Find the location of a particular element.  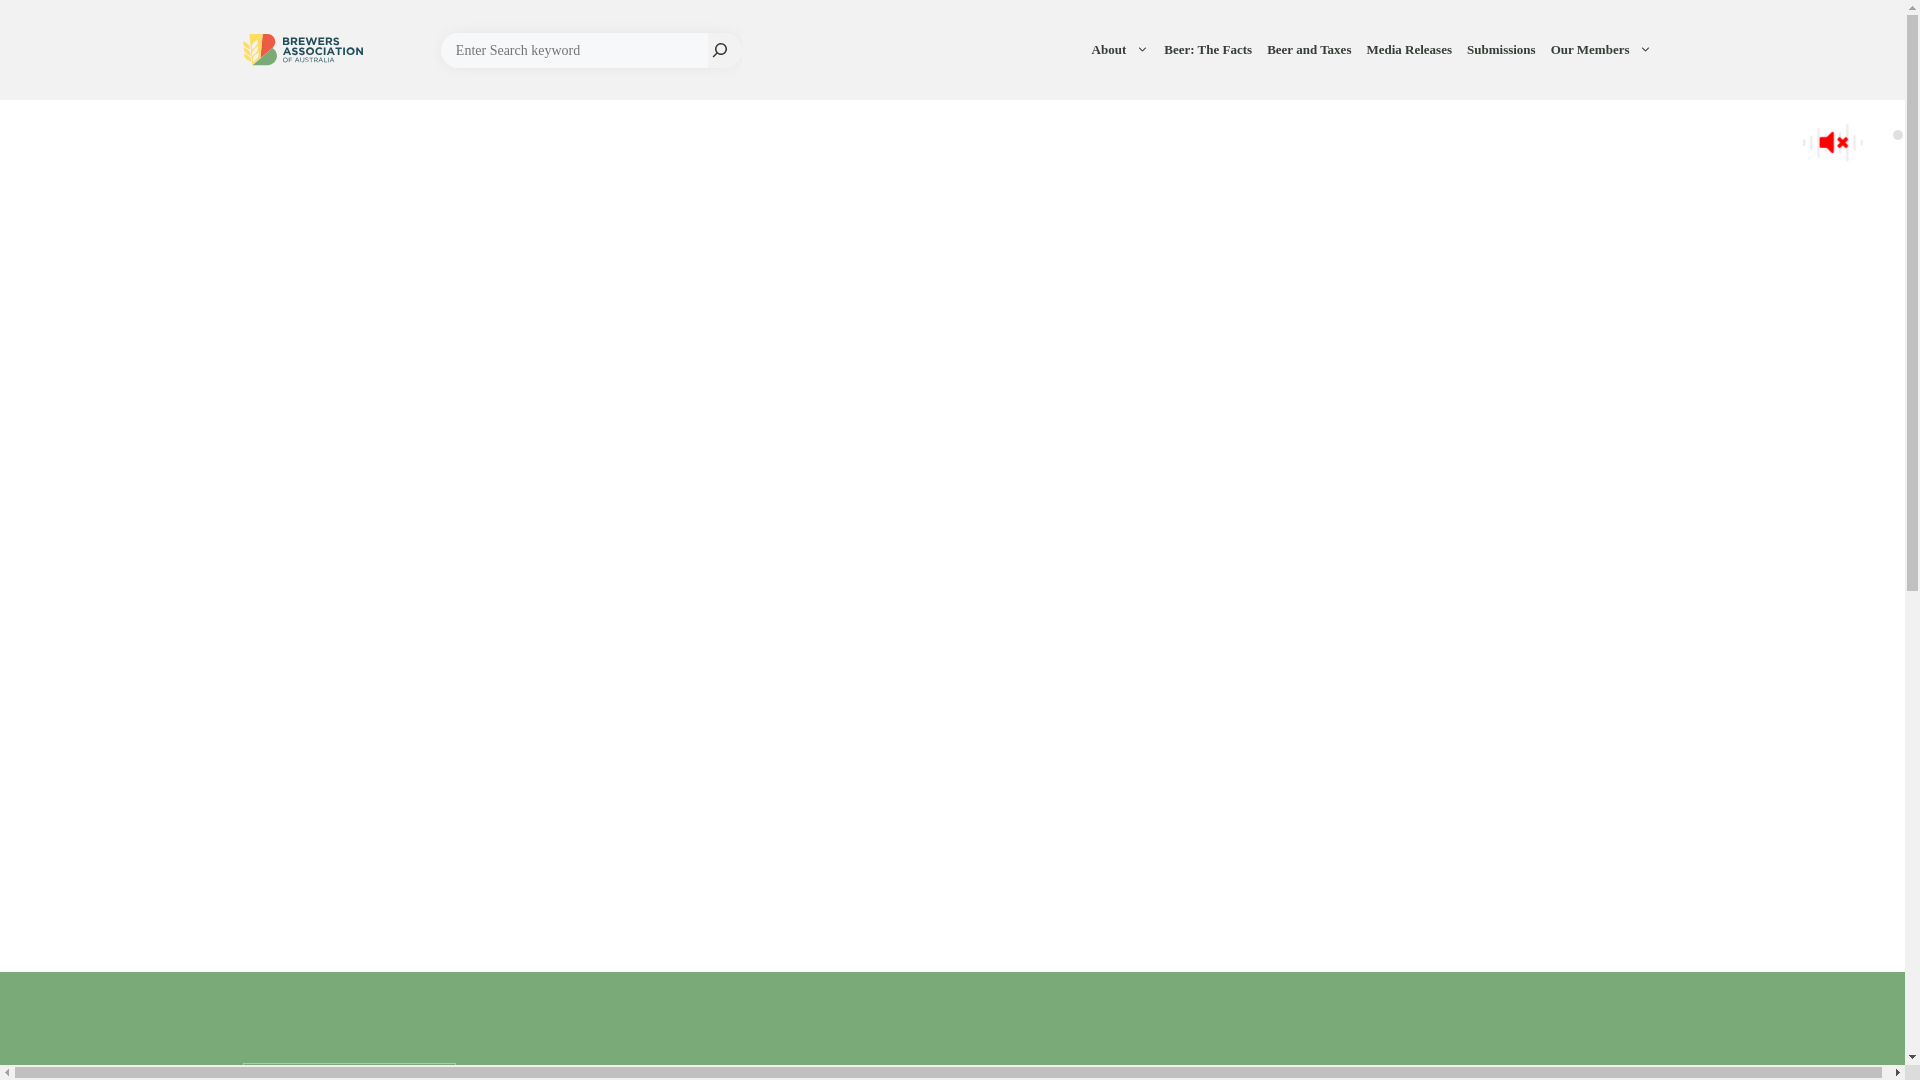

'Our Members' is located at coordinates (1604, 49).